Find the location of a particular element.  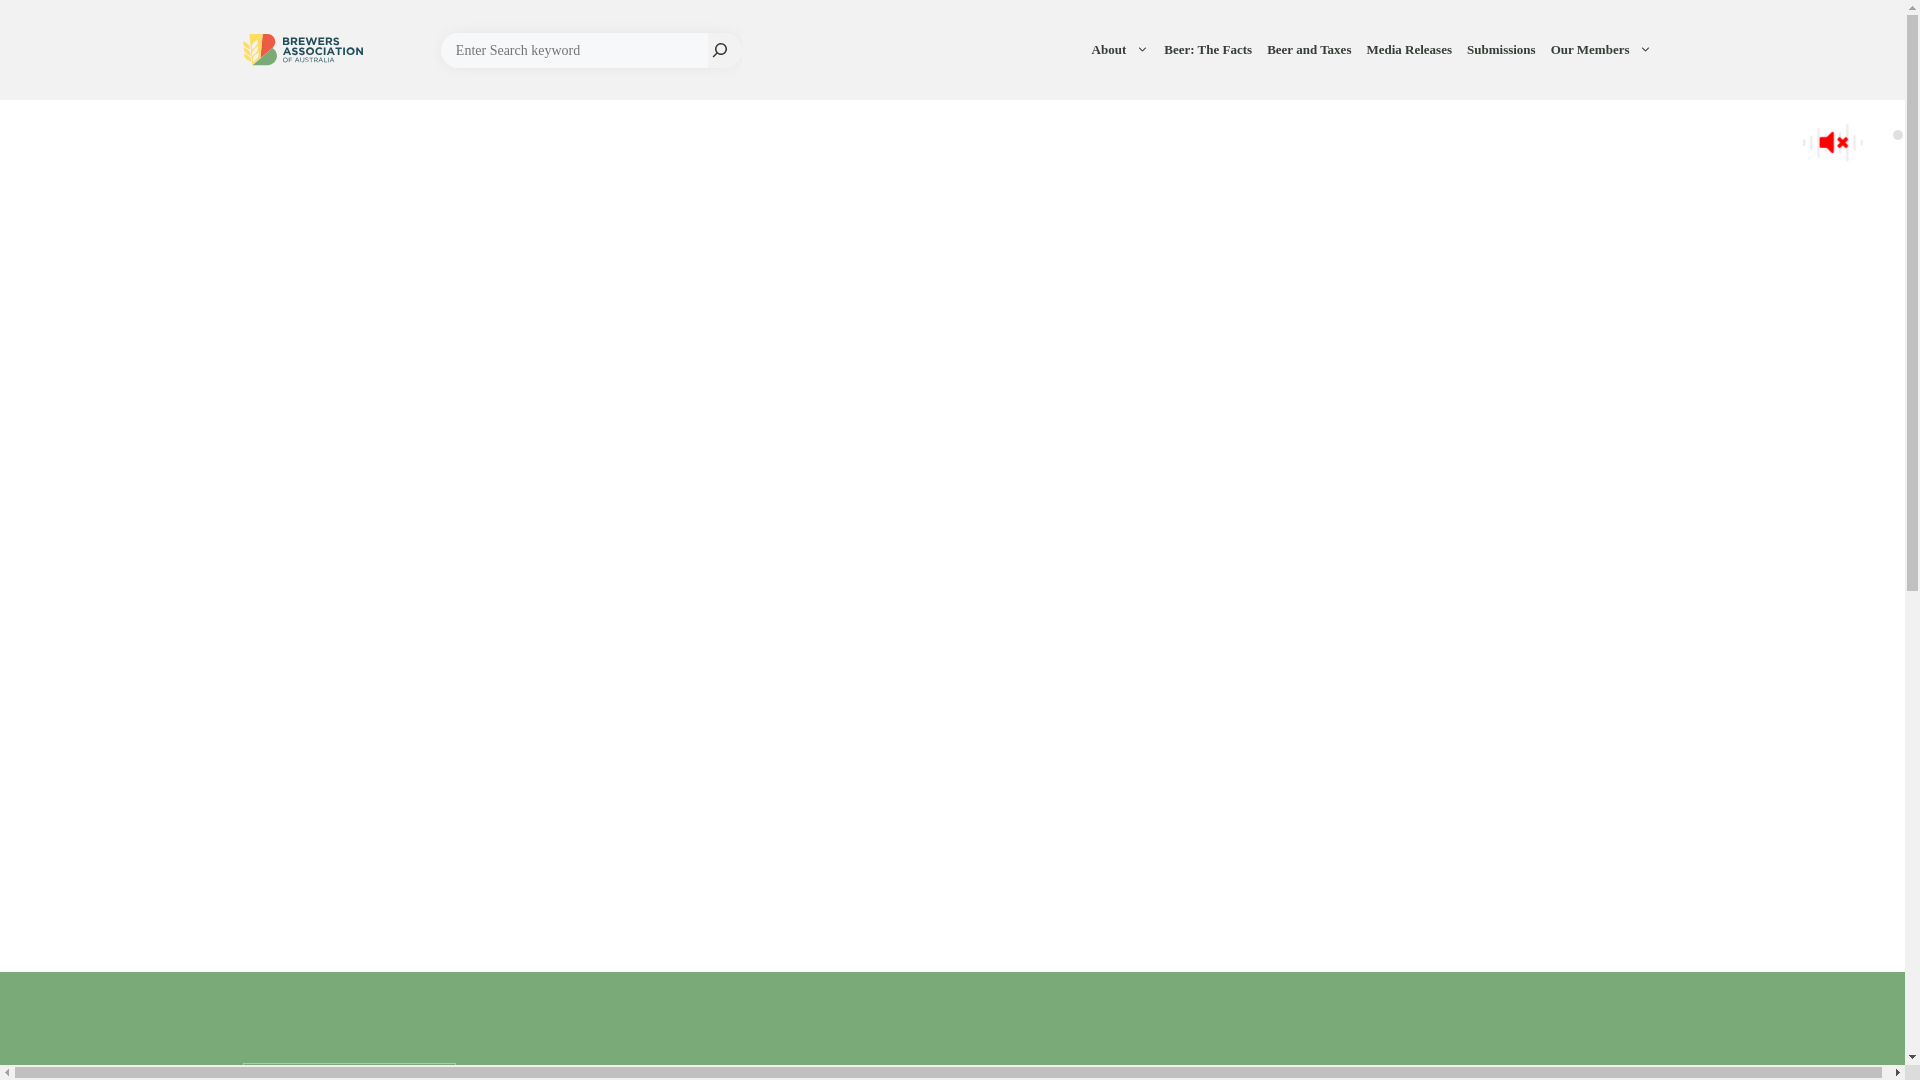

'Our Members' is located at coordinates (1604, 49).